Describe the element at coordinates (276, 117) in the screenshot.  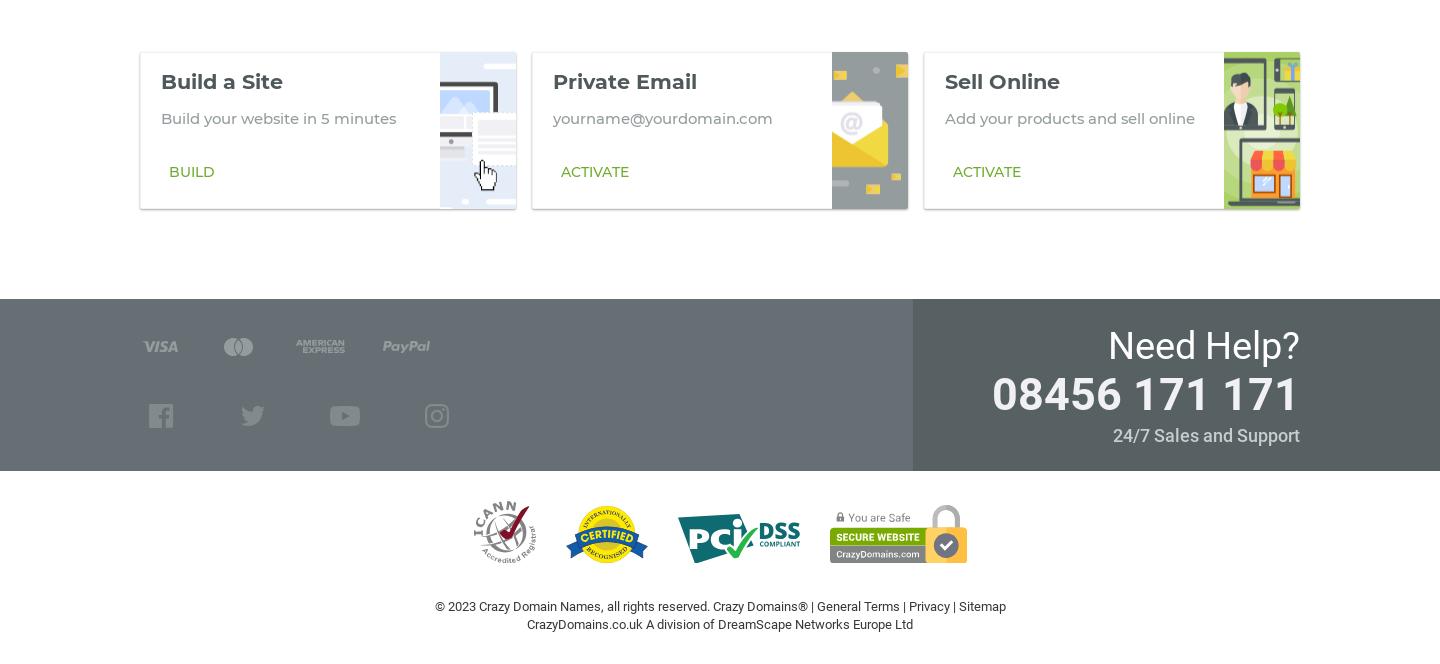
I see `'Build your website in 5 minutes'` at that location.